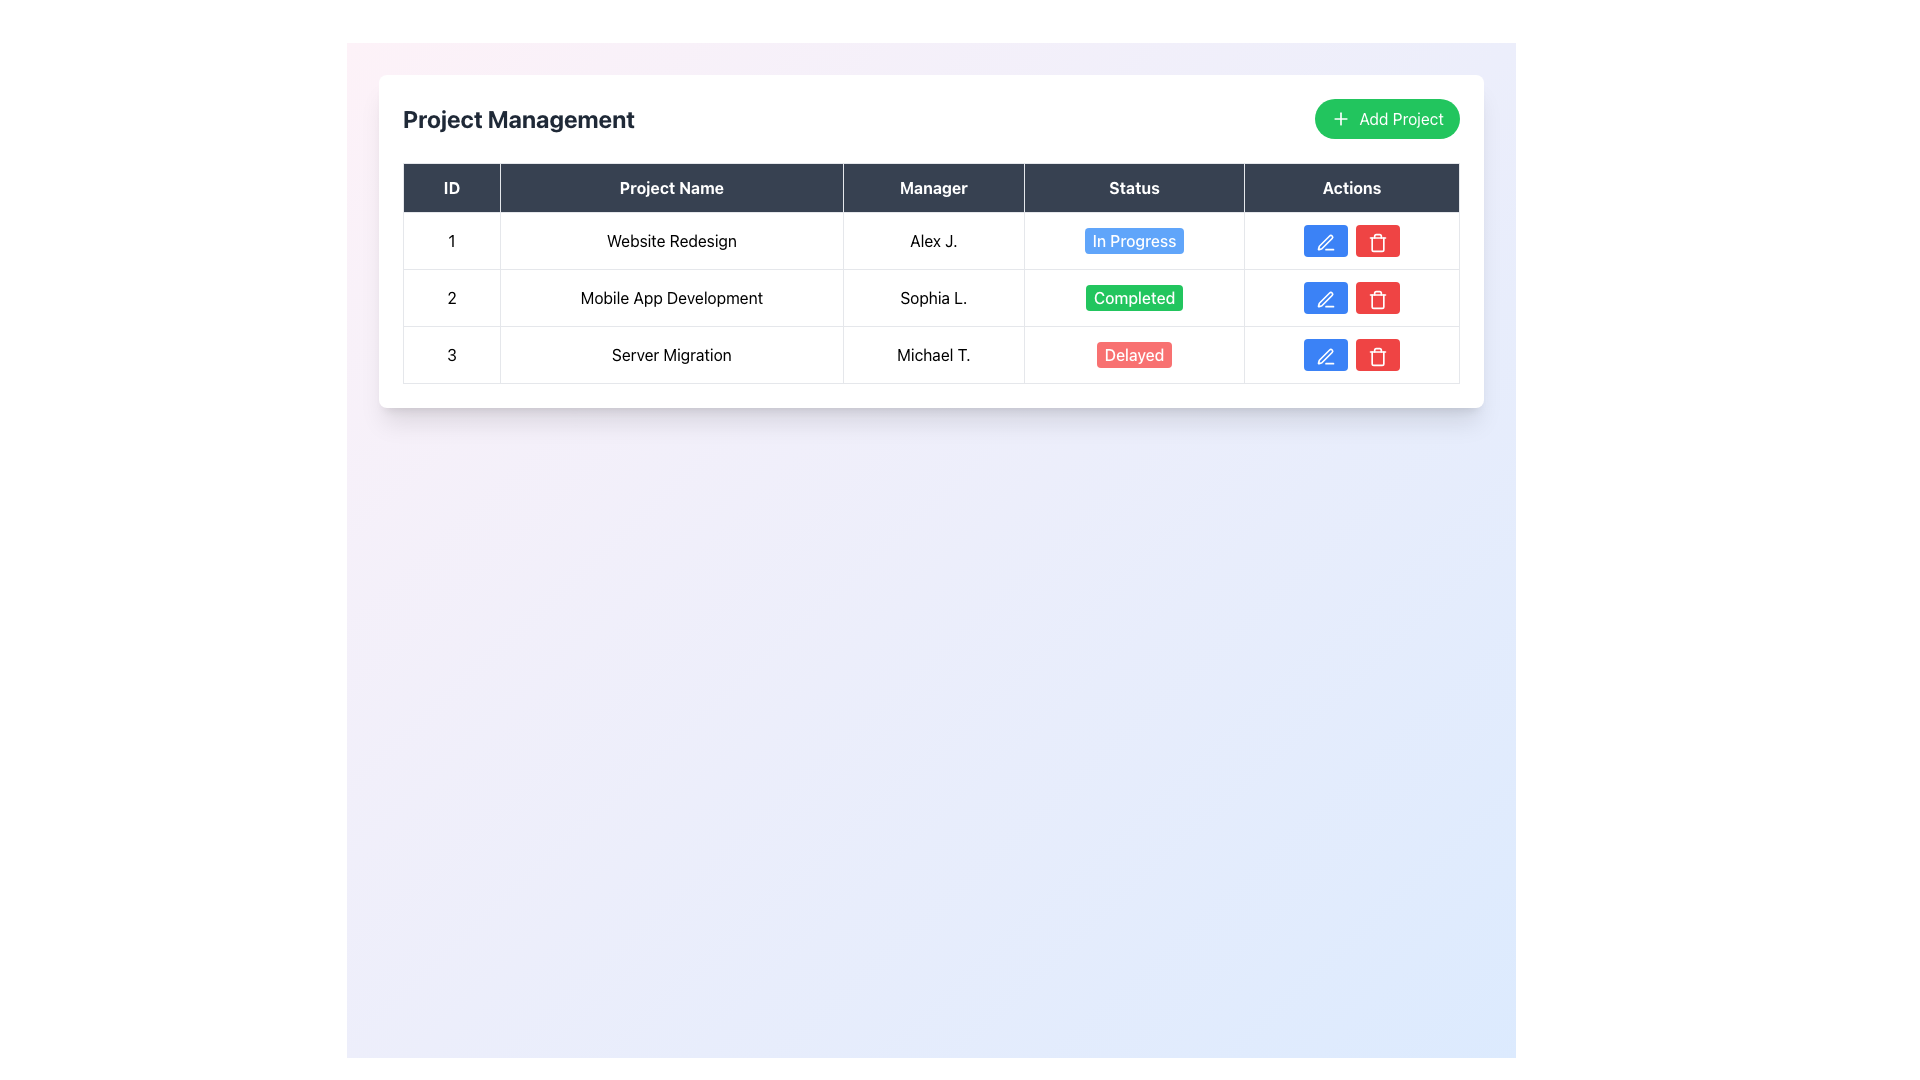 The width and height of the screenshot is (1920, 1080). What do you see at coordinates (1325, 299) in the screenshot?
I see `the blue pen icon button in the 'Actions' column of the second row under the 'Mobile App Development' project` at bounding box center [1325, 299].